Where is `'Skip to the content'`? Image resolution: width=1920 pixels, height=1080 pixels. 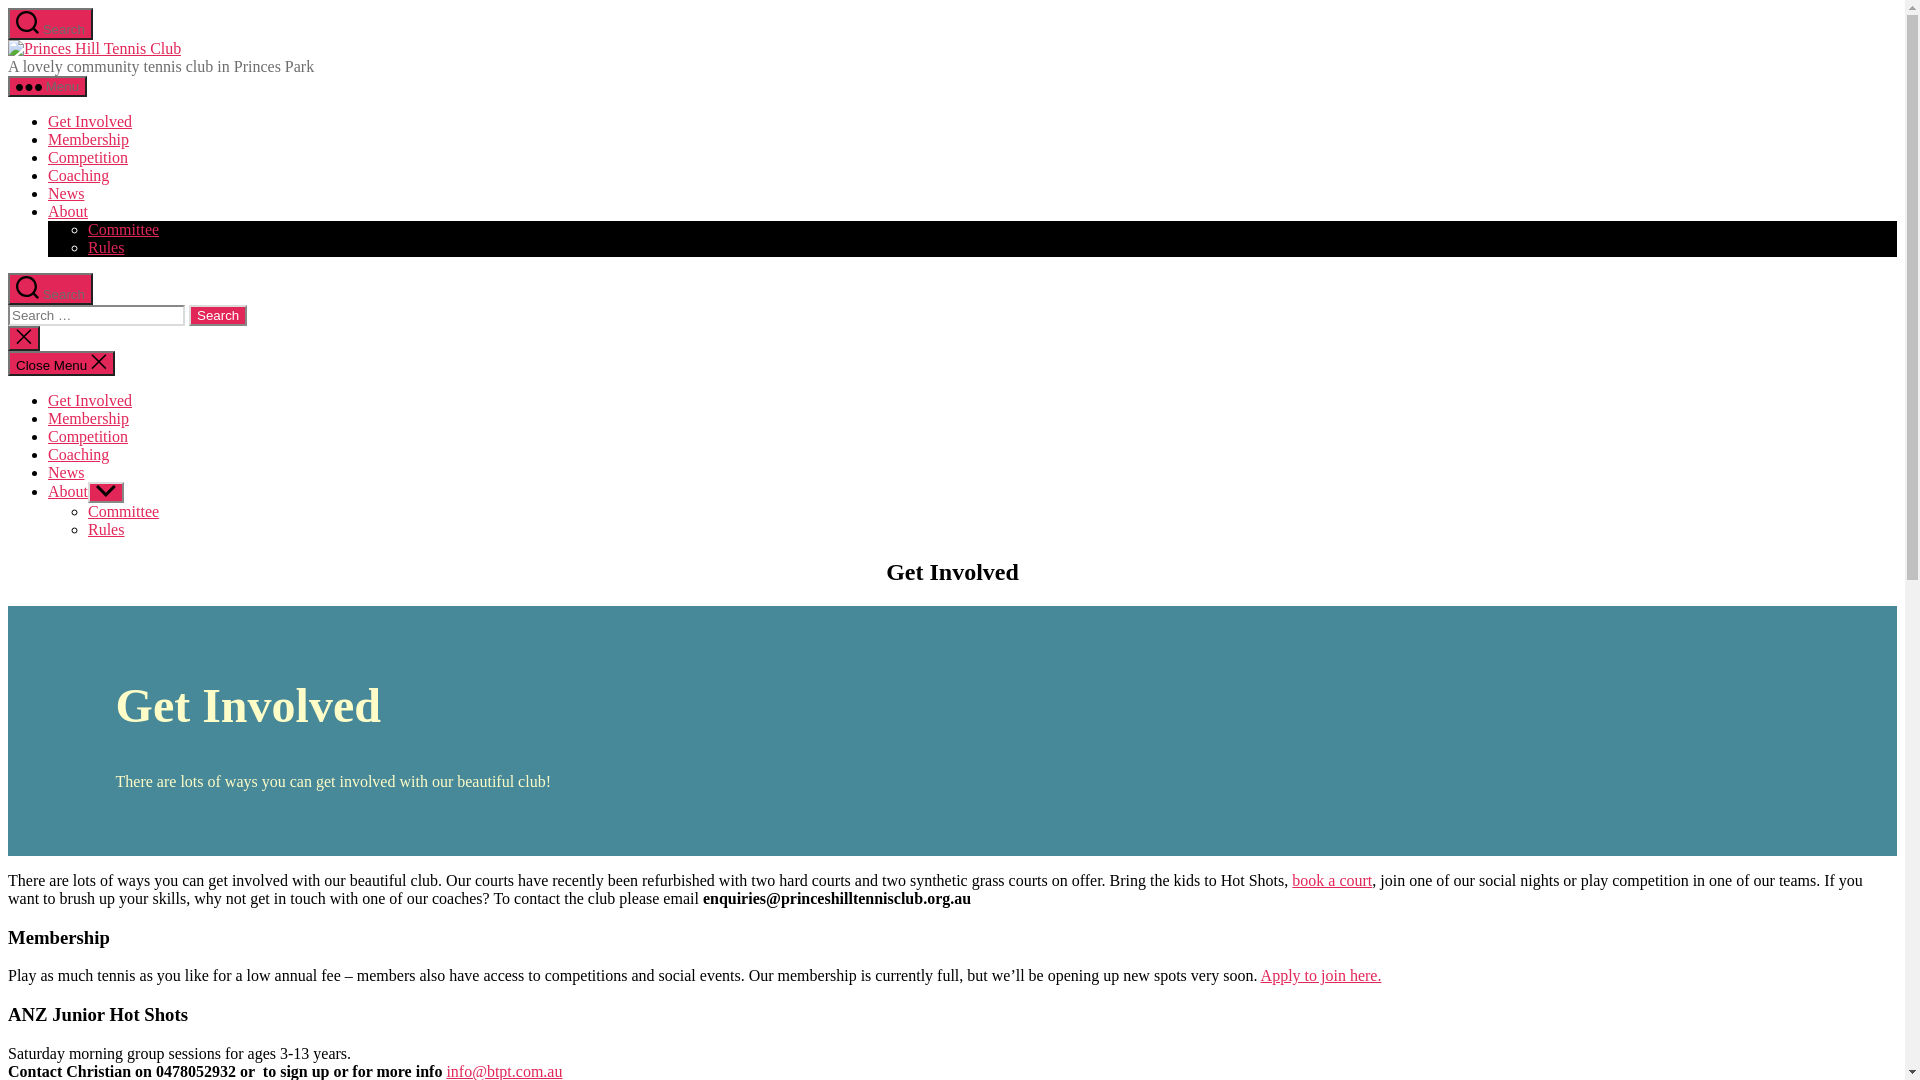
'Skip to the content' is located at coordinates (7, 7).